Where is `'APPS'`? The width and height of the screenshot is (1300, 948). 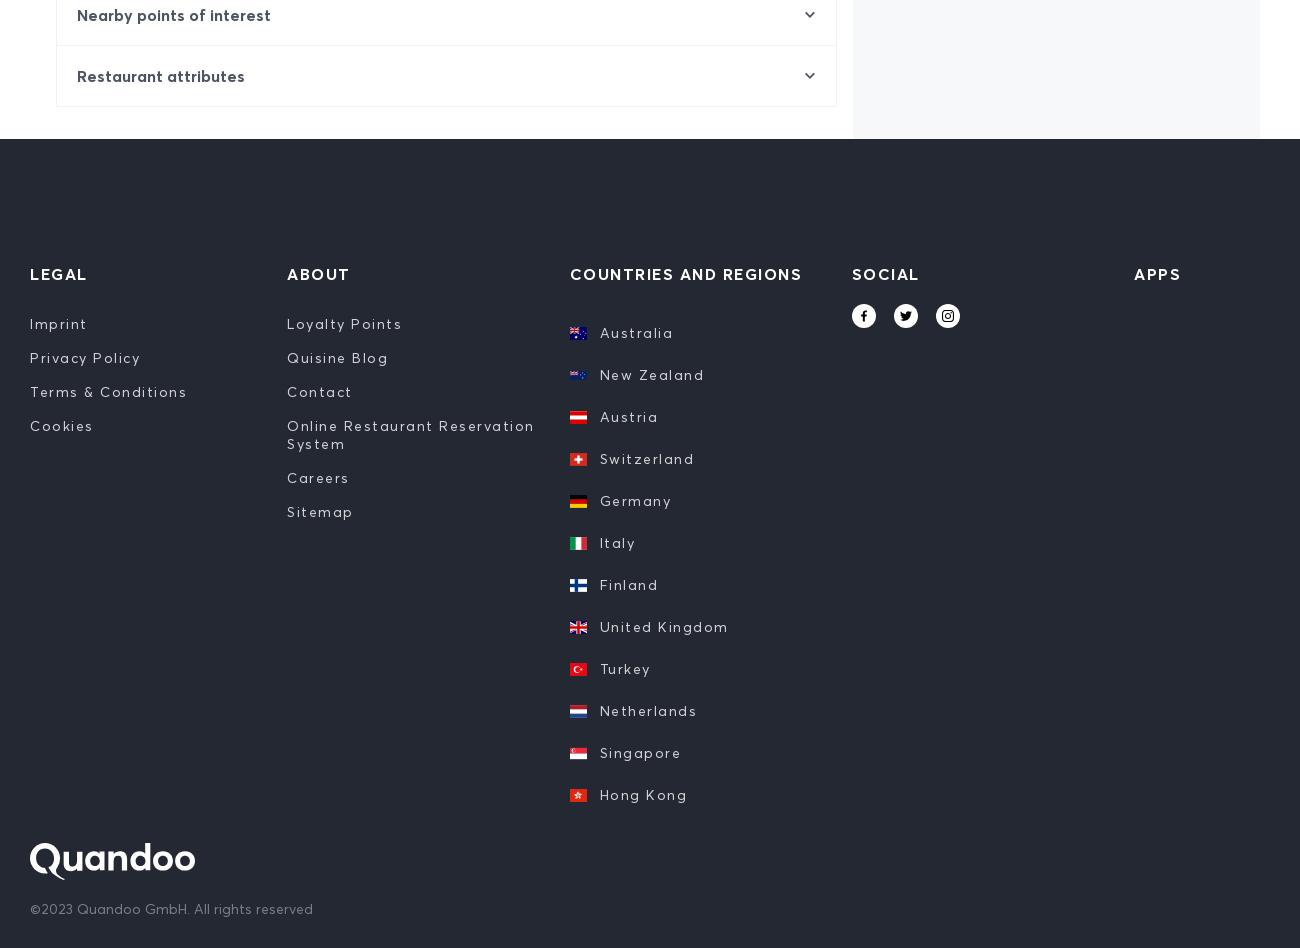
'APPS' is located at coordinates (1157, 273).